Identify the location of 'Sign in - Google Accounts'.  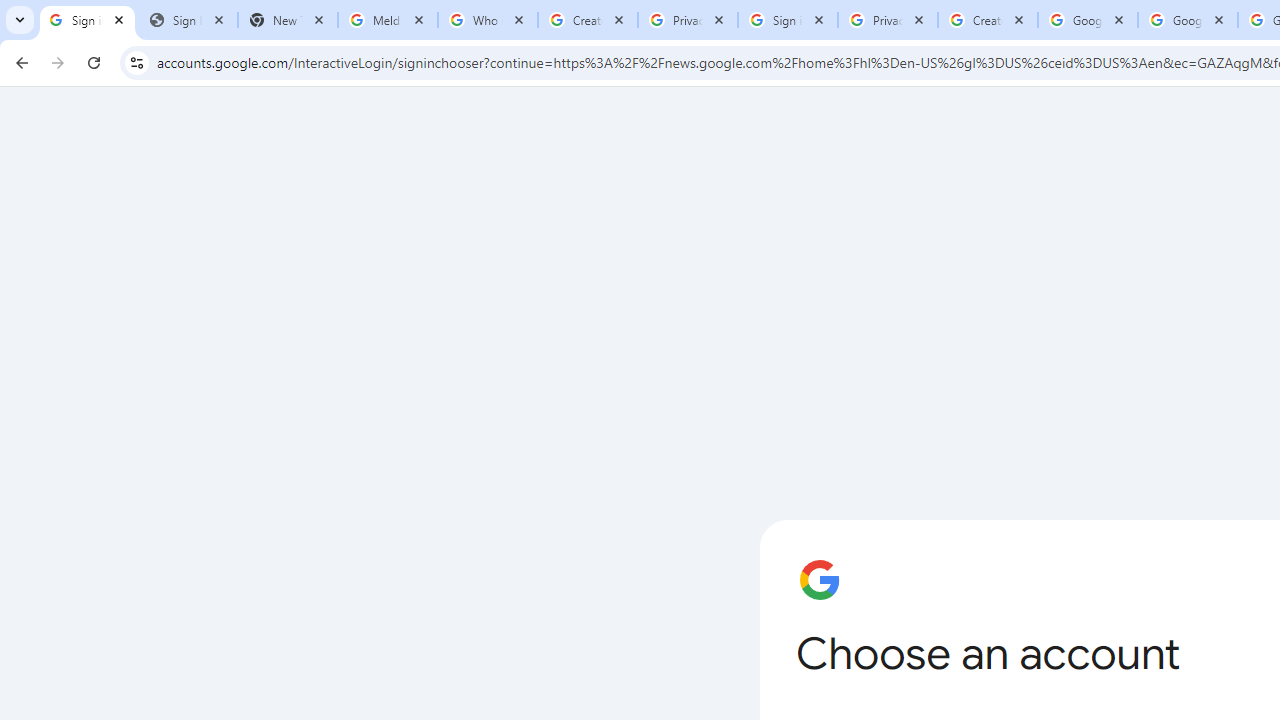
(86, 20).